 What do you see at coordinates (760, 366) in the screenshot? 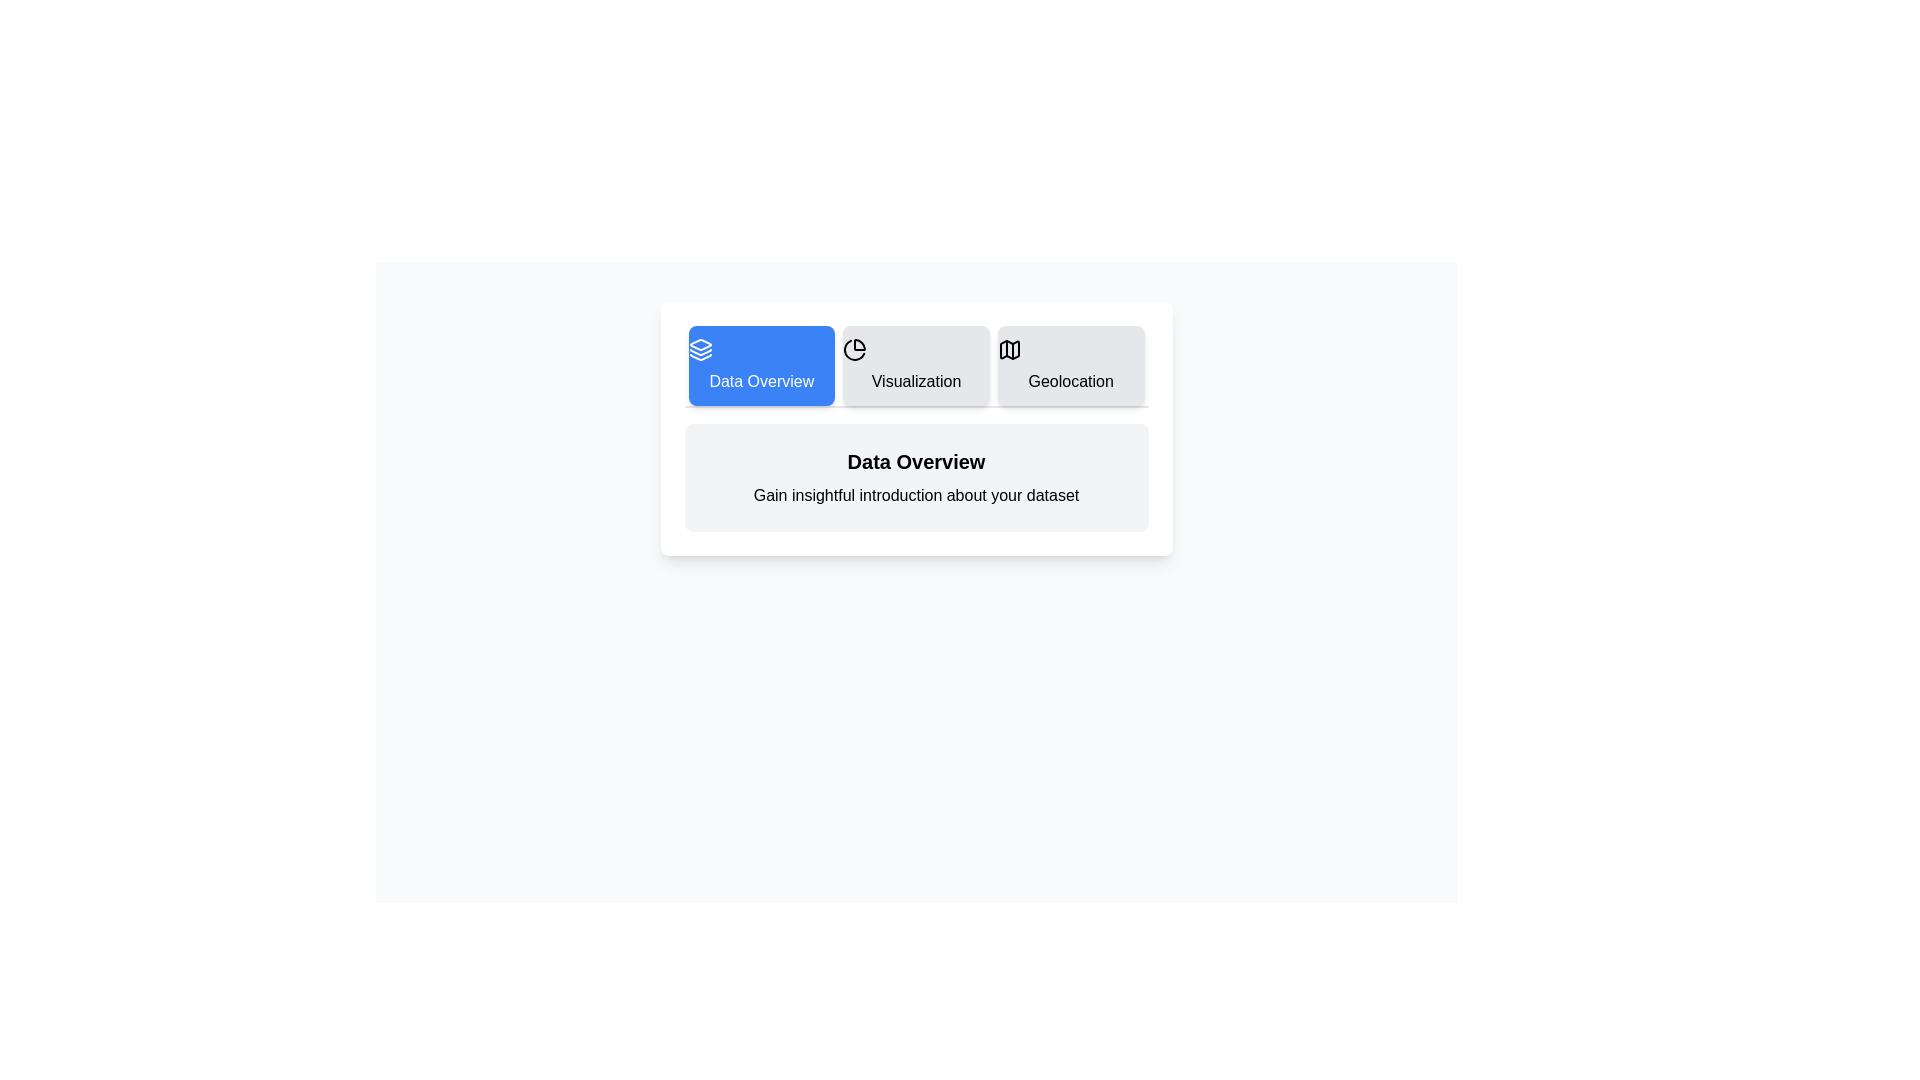
I see `the Data Overview tab to observe its effects` at bounding box center [760, 366].